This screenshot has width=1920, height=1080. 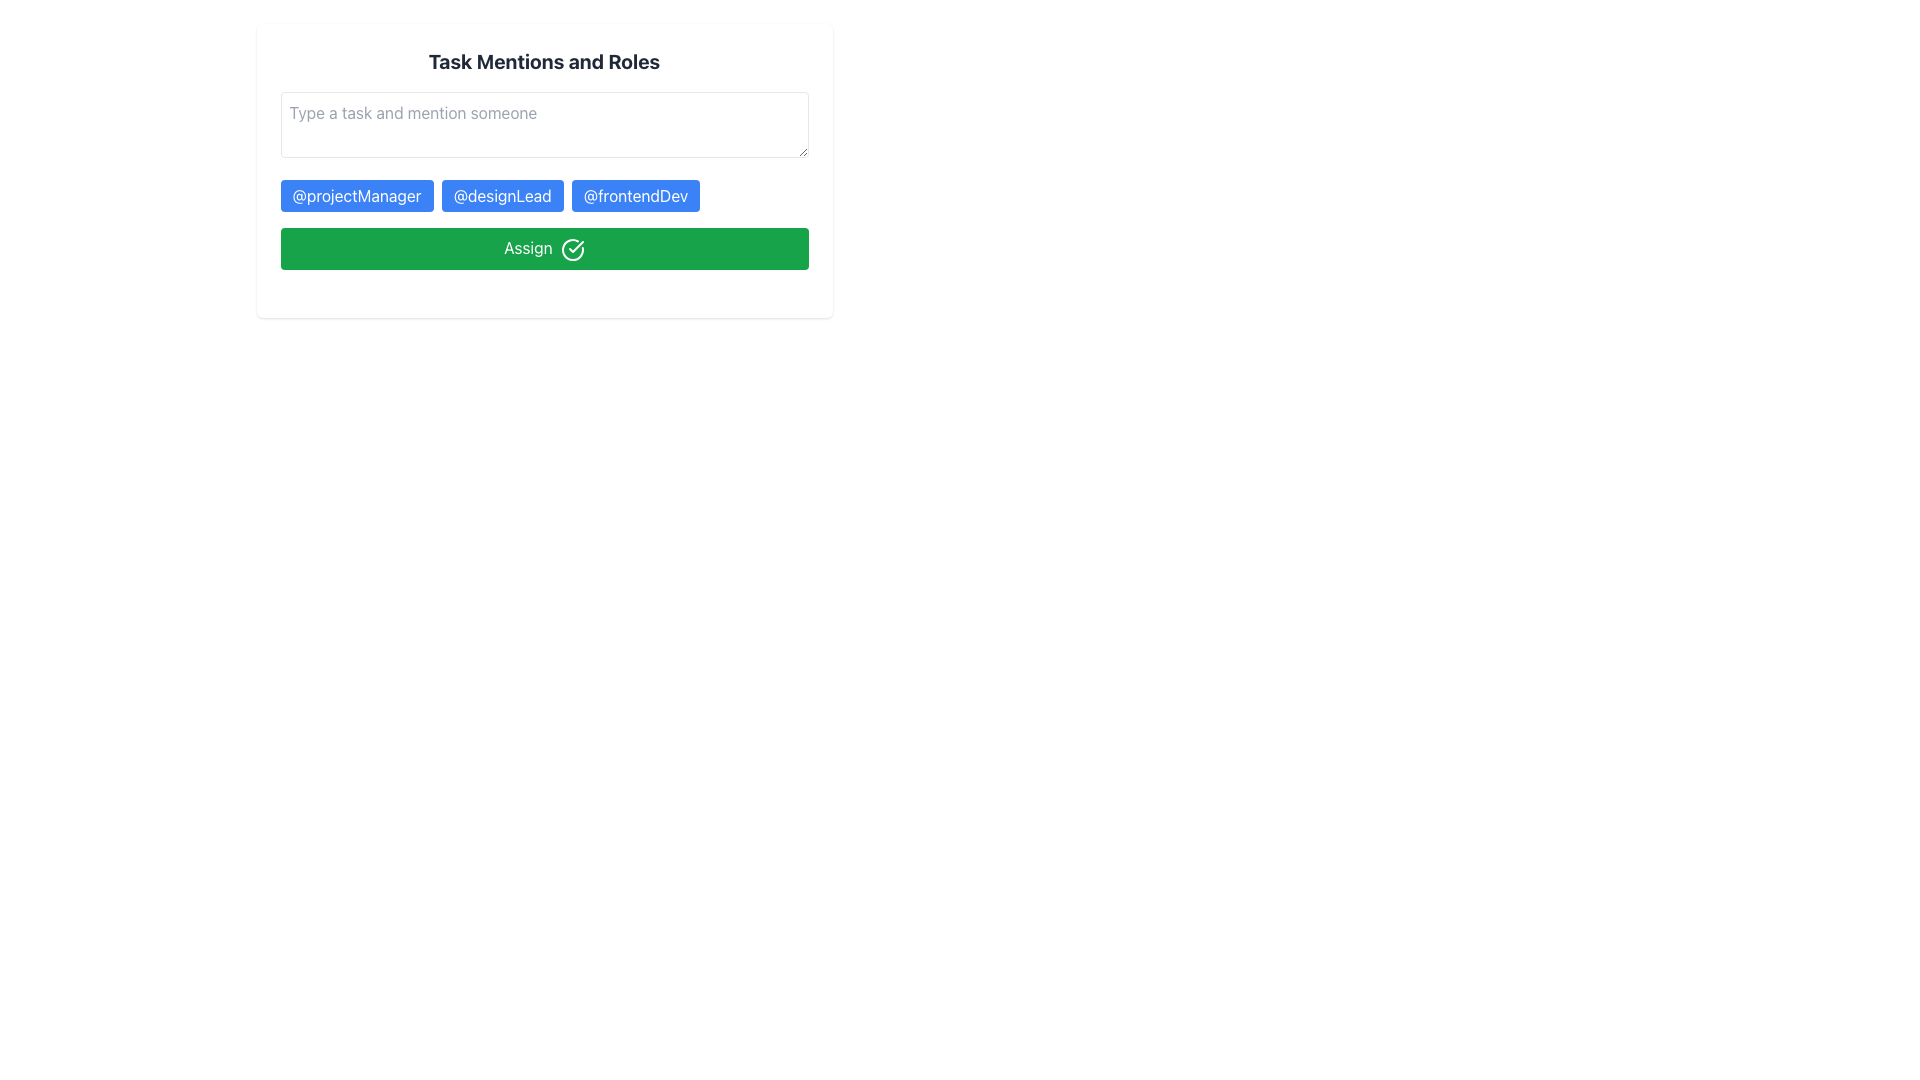 I want to click on the green circular button labeled 'Assign' which contains a check mark icon, so click(x=575, y=245).